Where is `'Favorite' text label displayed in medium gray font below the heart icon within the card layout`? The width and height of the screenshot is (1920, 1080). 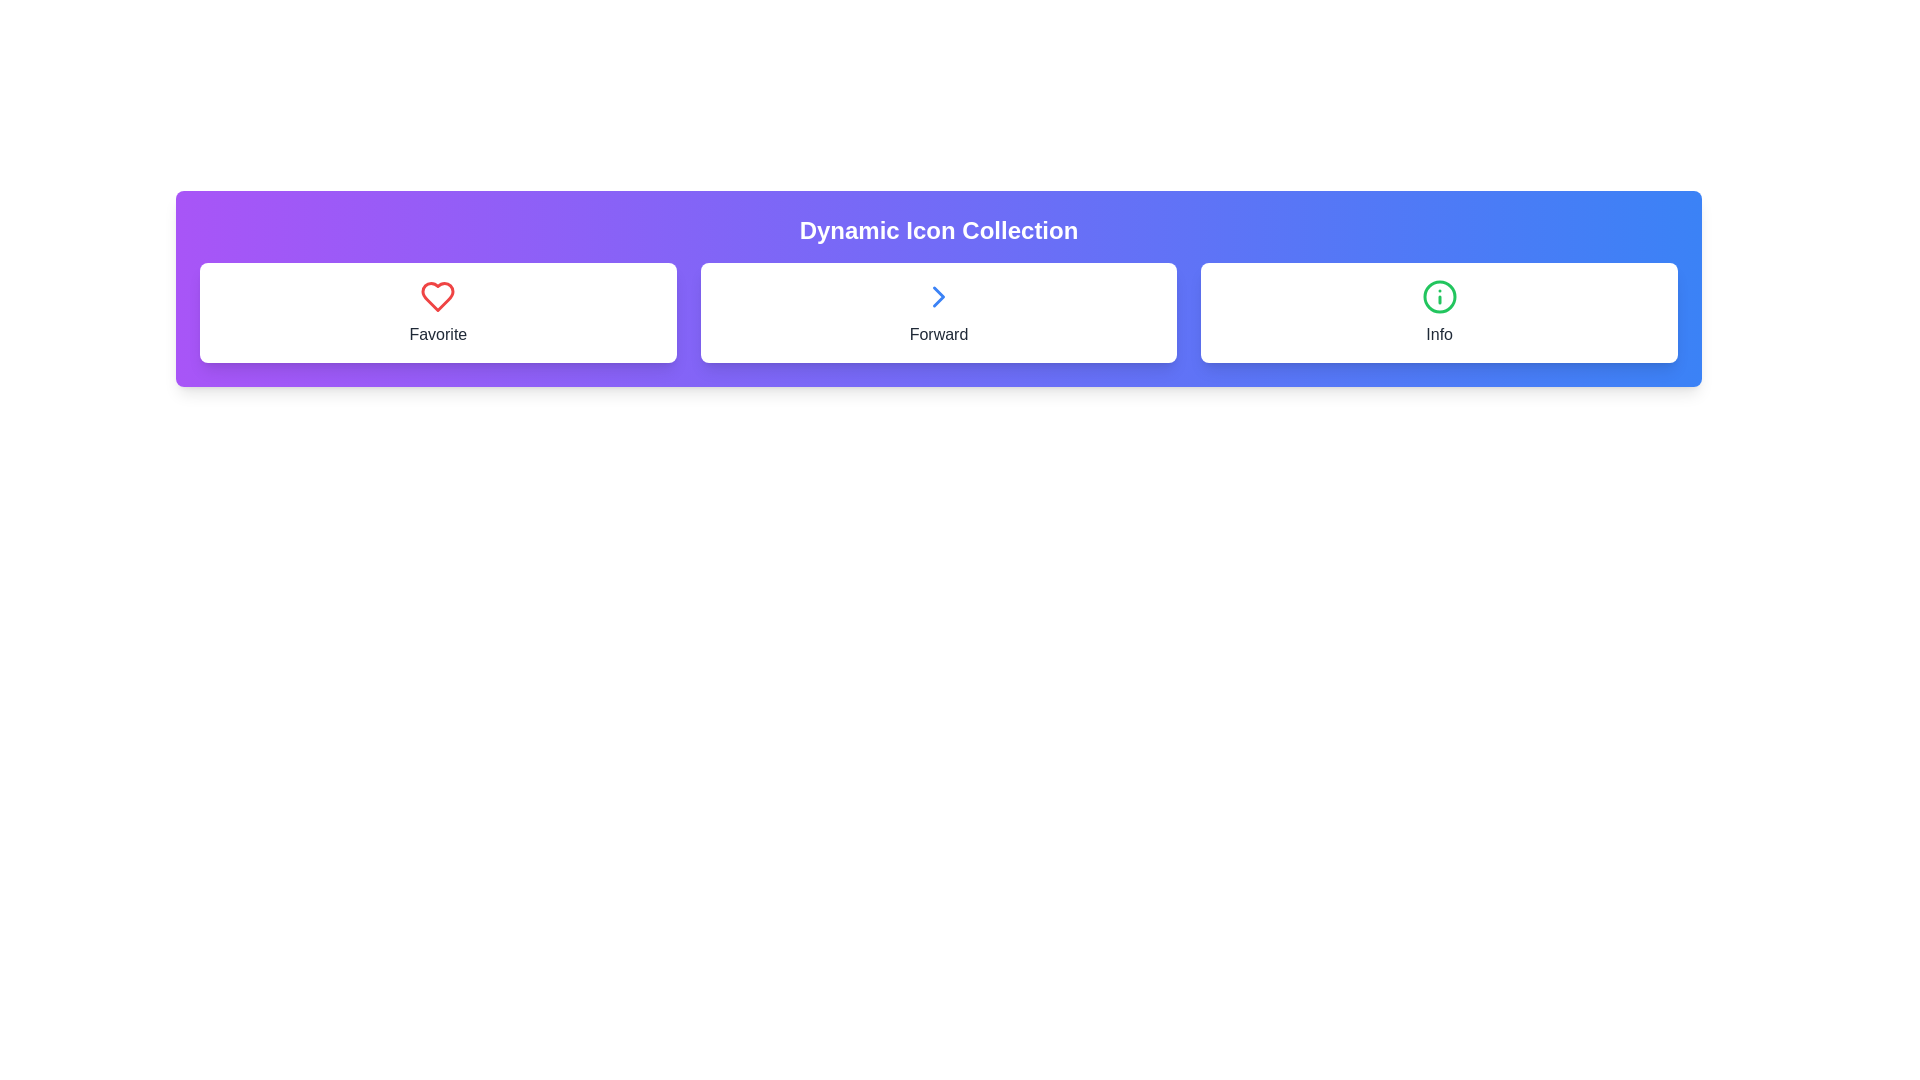 'Favorite' text label displayed in medium gray font below the heart icon within the card layout is located at coordinates (437, 334).